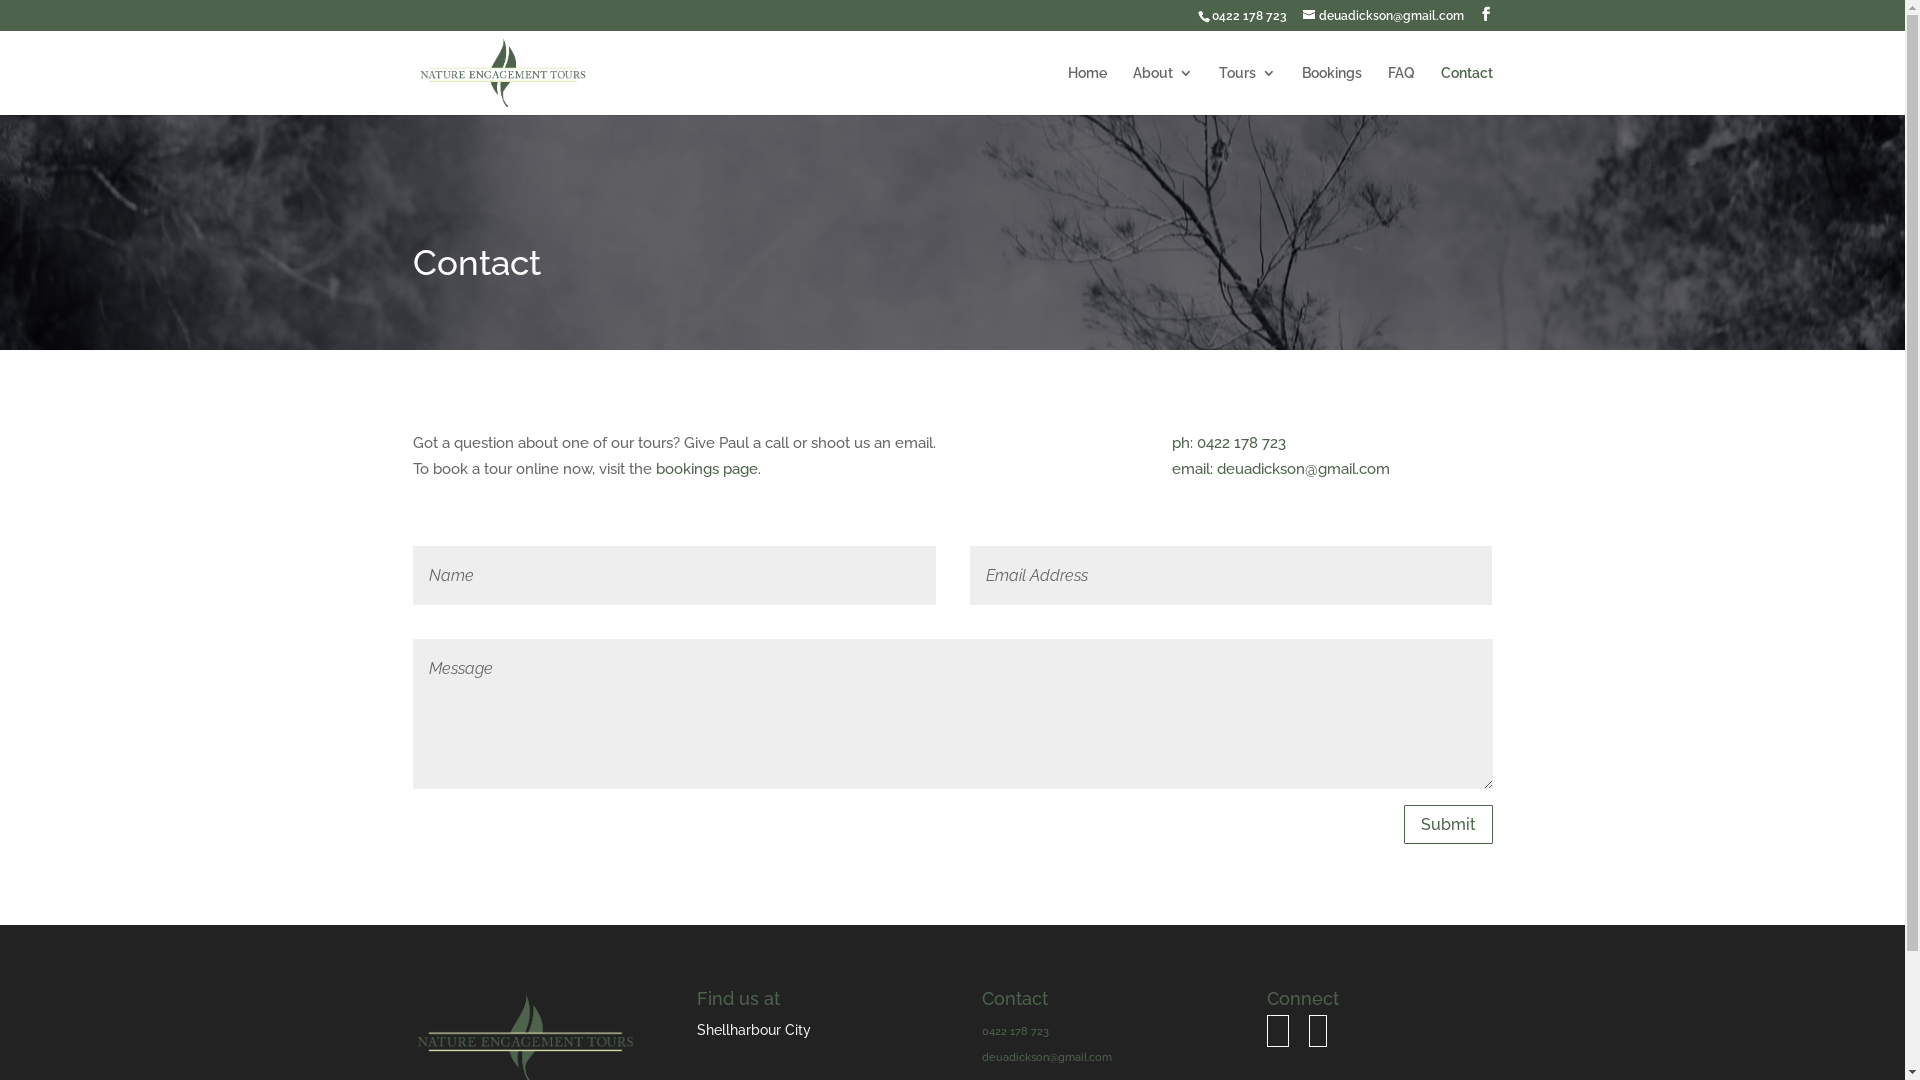  Describe the element at coordinates (1448, 824) in the screenshot. I see `'Submit'` at that location.